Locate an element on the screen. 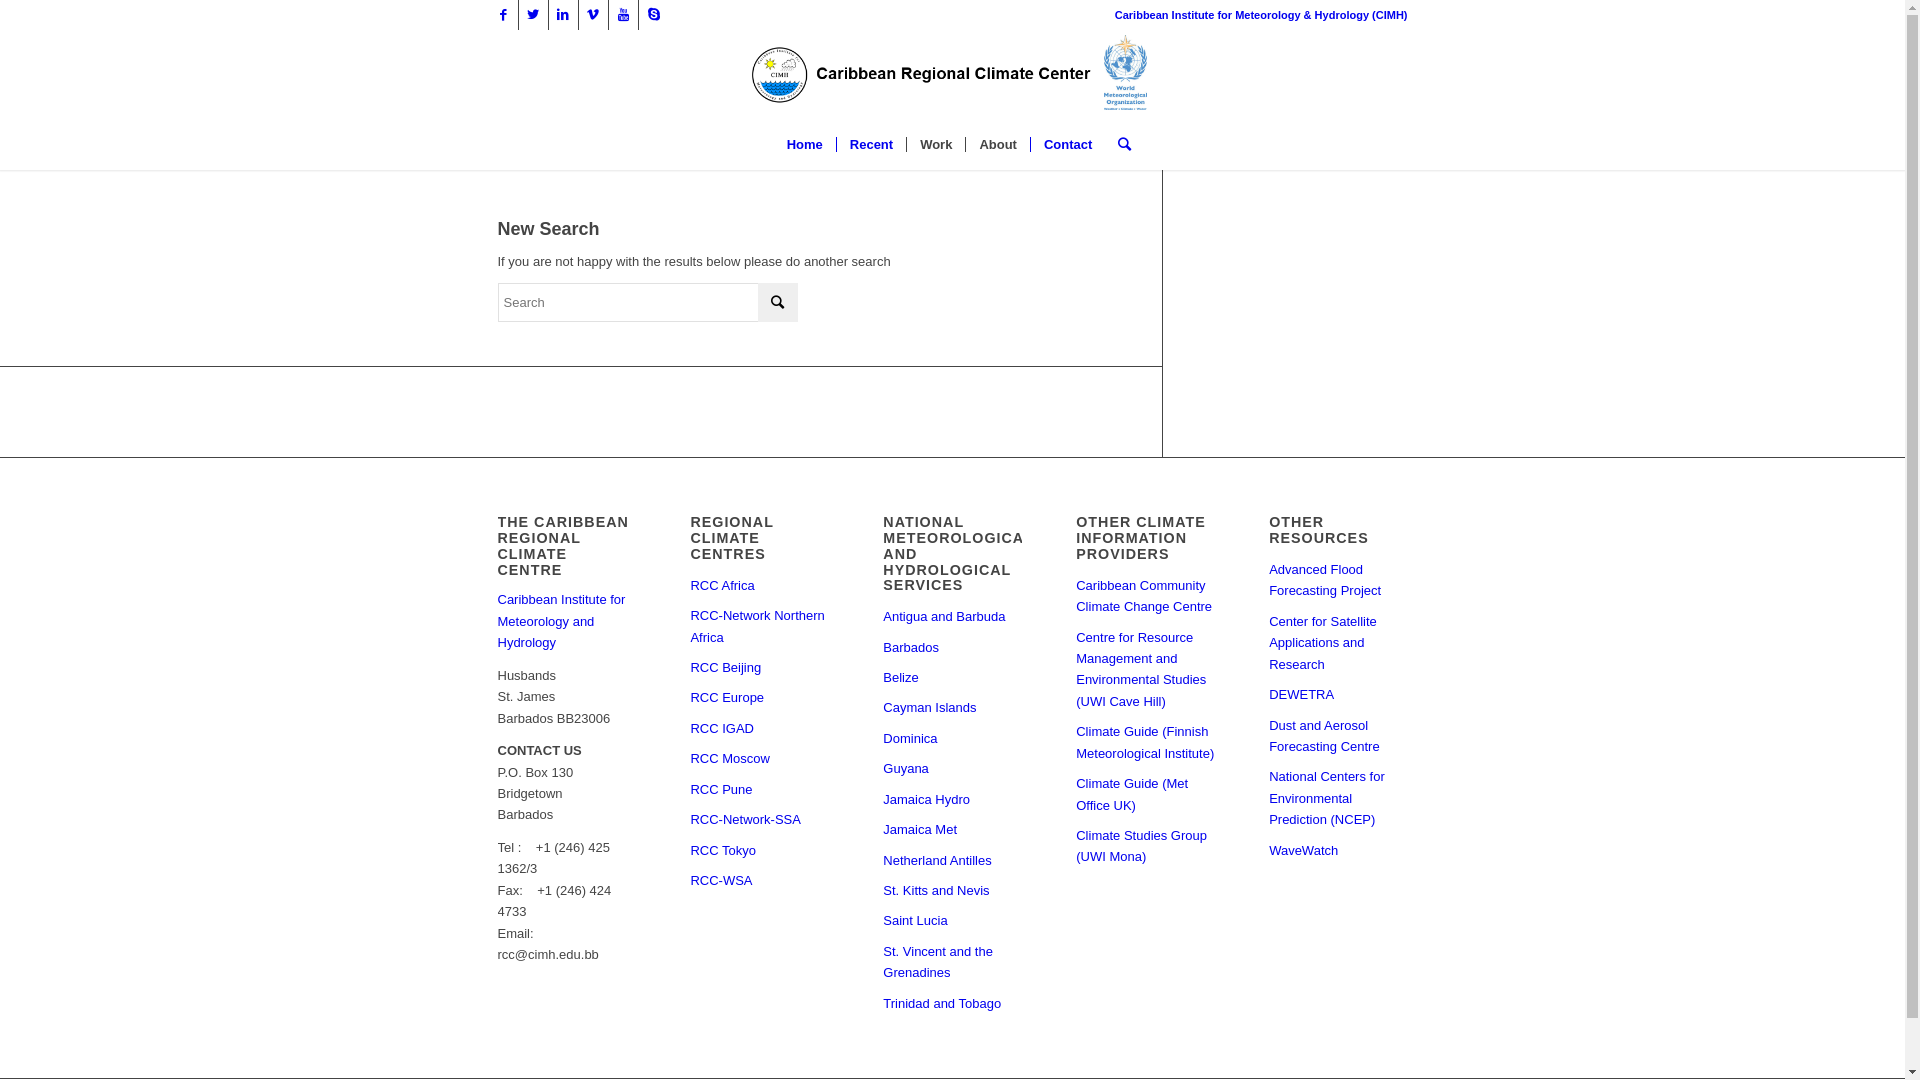 This screenshot has width=1920, height=1080. 'RCC Africa' is located at coordinates (757, 585).